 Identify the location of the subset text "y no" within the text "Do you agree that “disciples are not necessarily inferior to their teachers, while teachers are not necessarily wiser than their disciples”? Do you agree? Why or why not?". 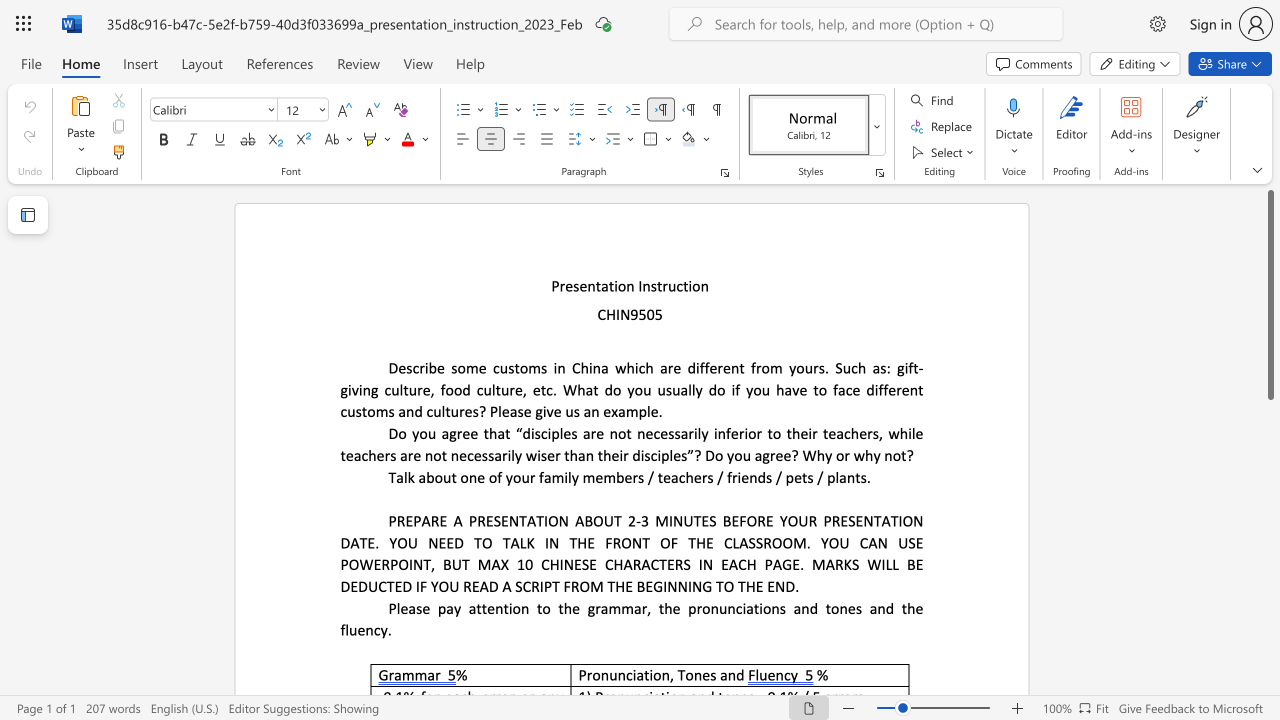
(873, 455).